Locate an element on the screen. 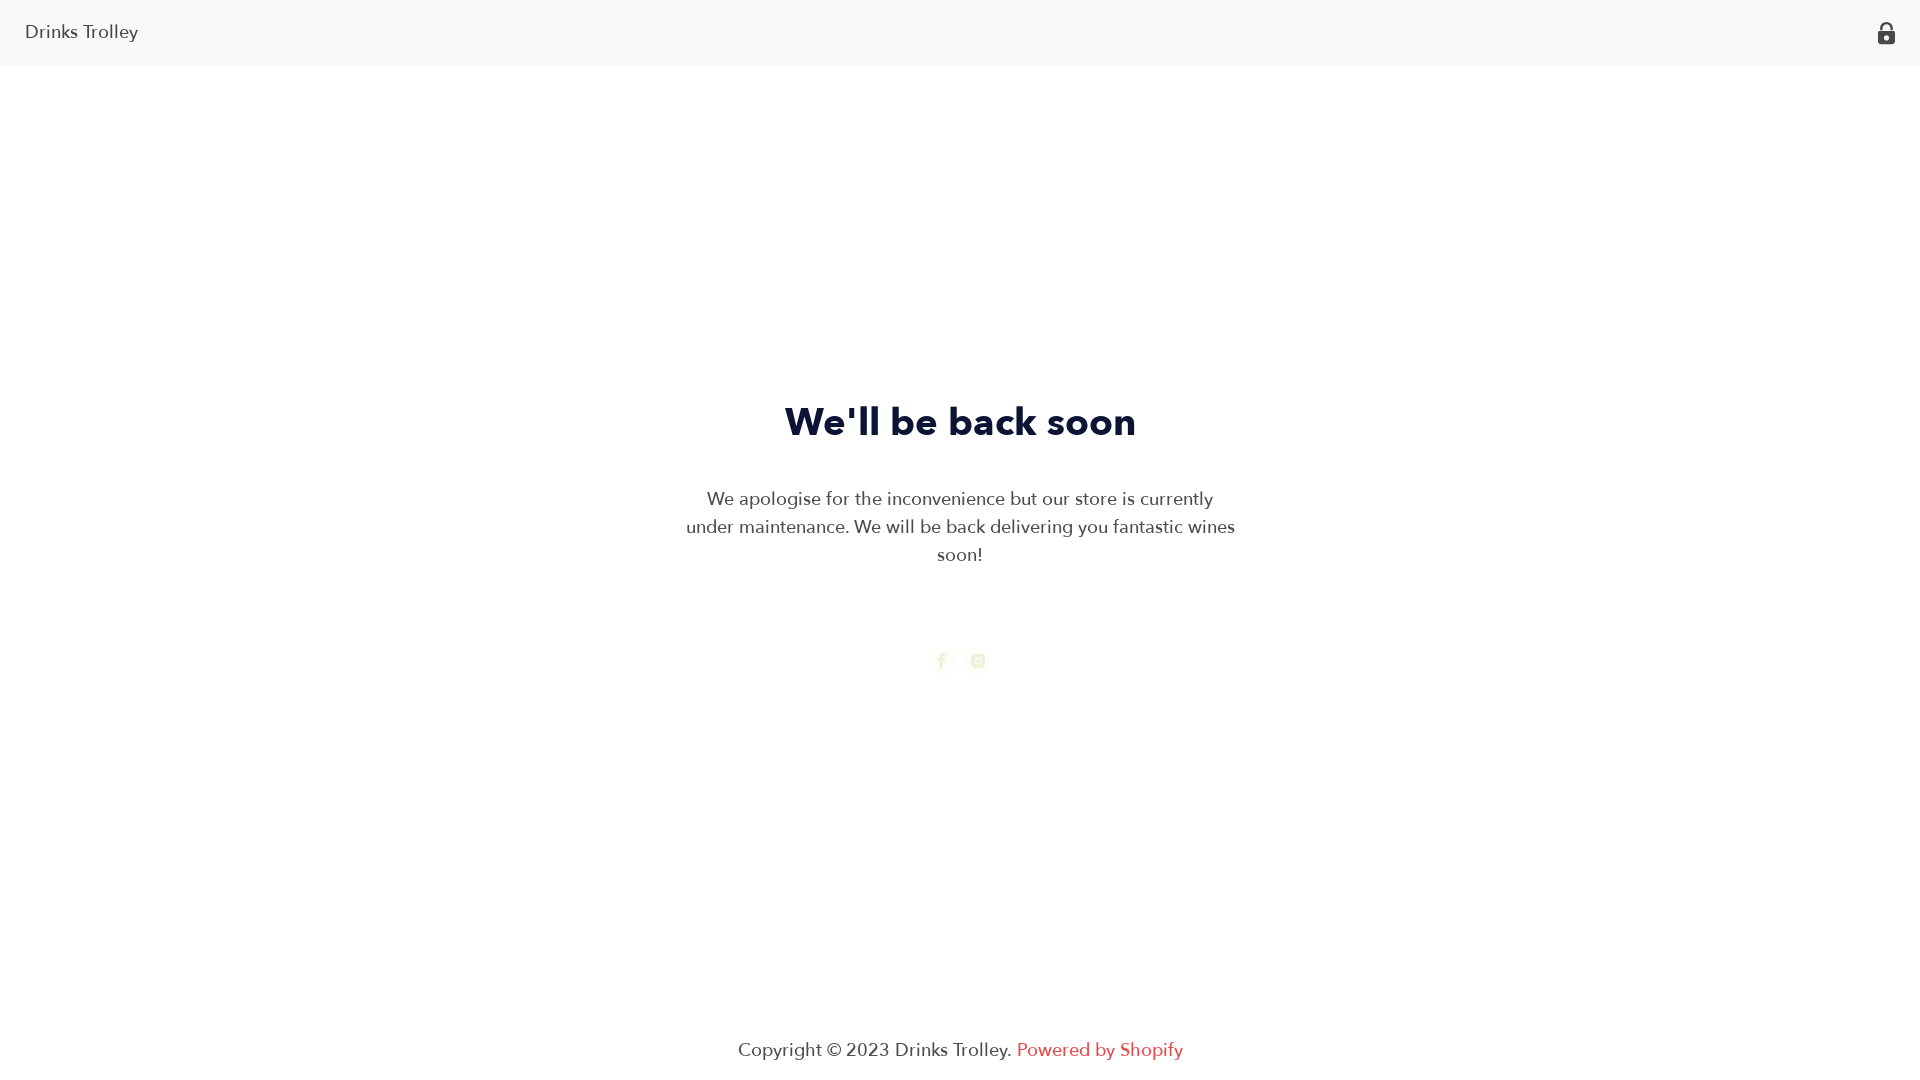 The height and width of the screenshot is (1080, 1920). 'Powered by Shopify' is located at coordinates (1016, 1049).